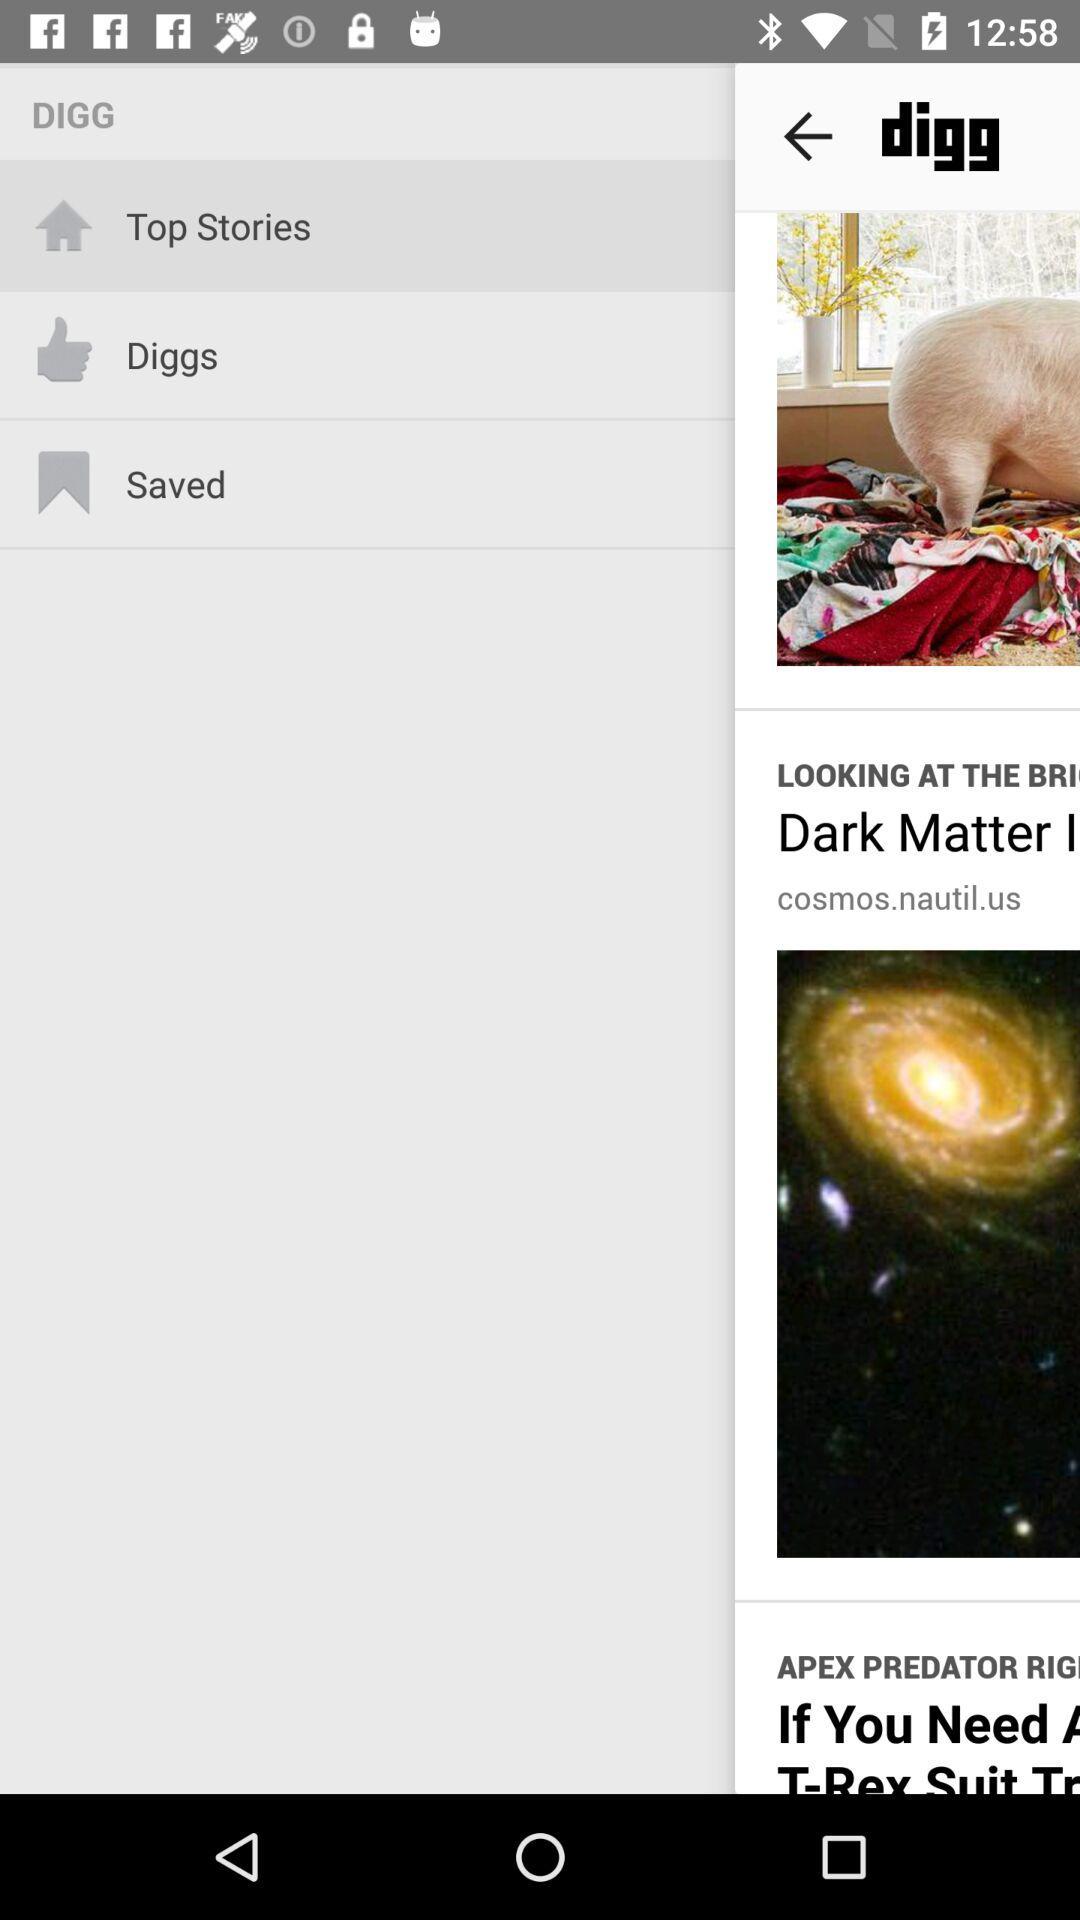 This screenshot has height=1920, width=1080. What do you see at coordinates (928, 1666) in the screenshot?
I see `apex predator right icon` at bounding box center [928, 1666].